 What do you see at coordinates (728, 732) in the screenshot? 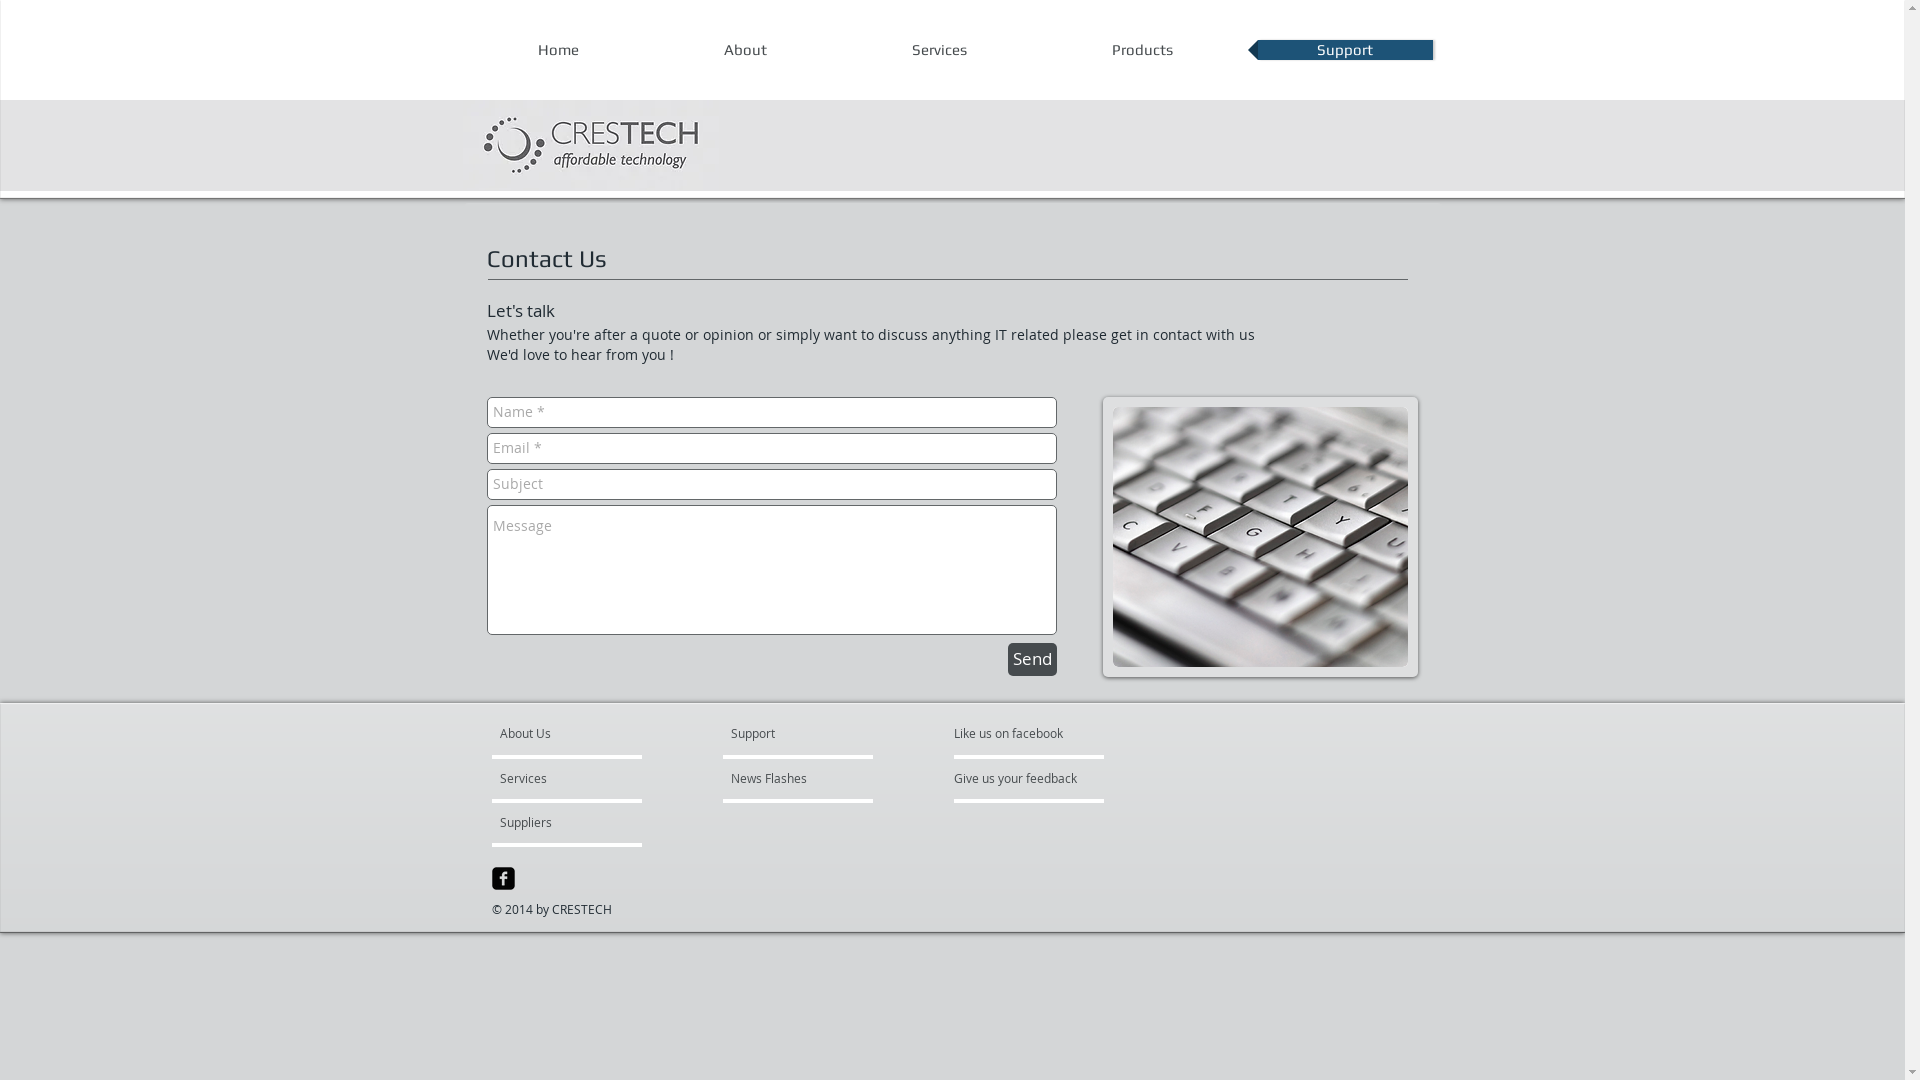
I see `'Support'` at bounding box center [728, 732].